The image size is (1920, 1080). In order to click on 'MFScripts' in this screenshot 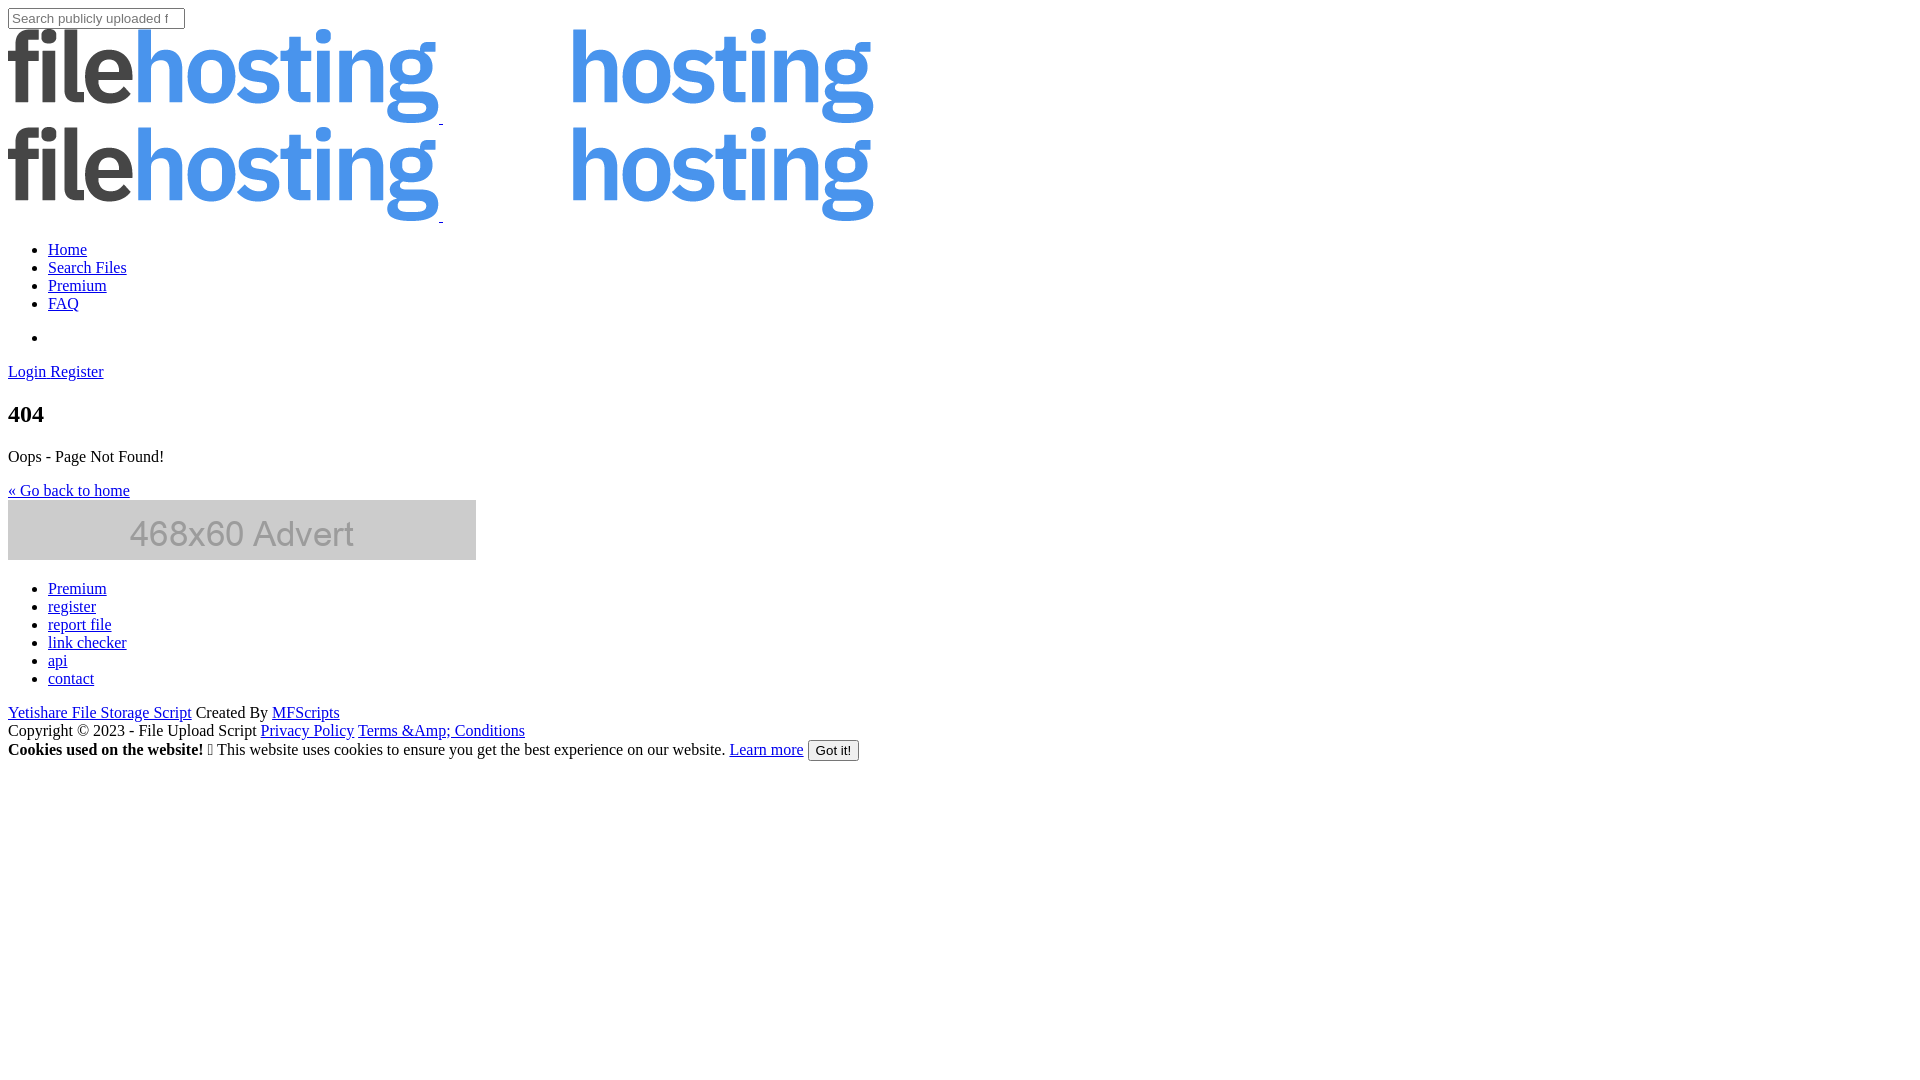, I will do `click(305, 711)`.